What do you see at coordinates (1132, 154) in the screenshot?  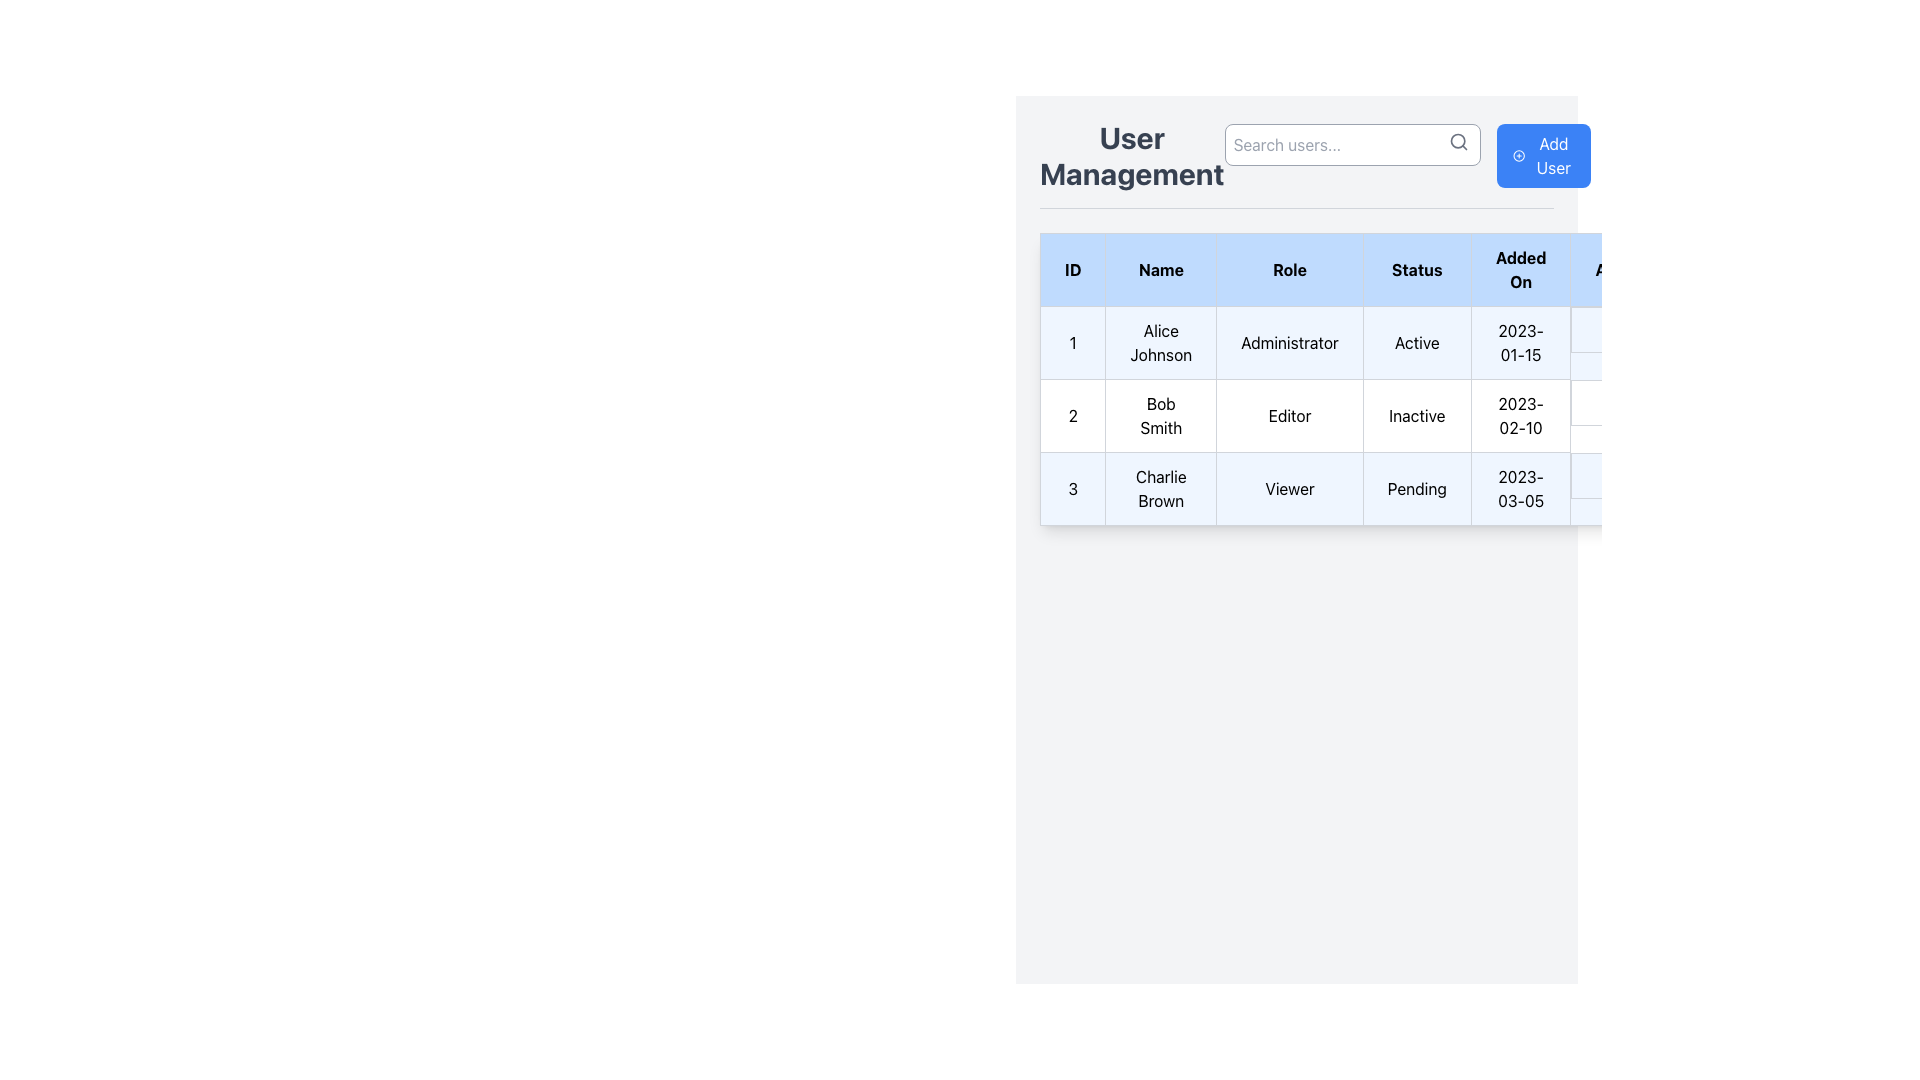 I see `the Text Header that serves as the title for the 'User Management' section, which is located in the upper-left corner of the header section above the main body of the interface` at bounding box center [1132, 154].